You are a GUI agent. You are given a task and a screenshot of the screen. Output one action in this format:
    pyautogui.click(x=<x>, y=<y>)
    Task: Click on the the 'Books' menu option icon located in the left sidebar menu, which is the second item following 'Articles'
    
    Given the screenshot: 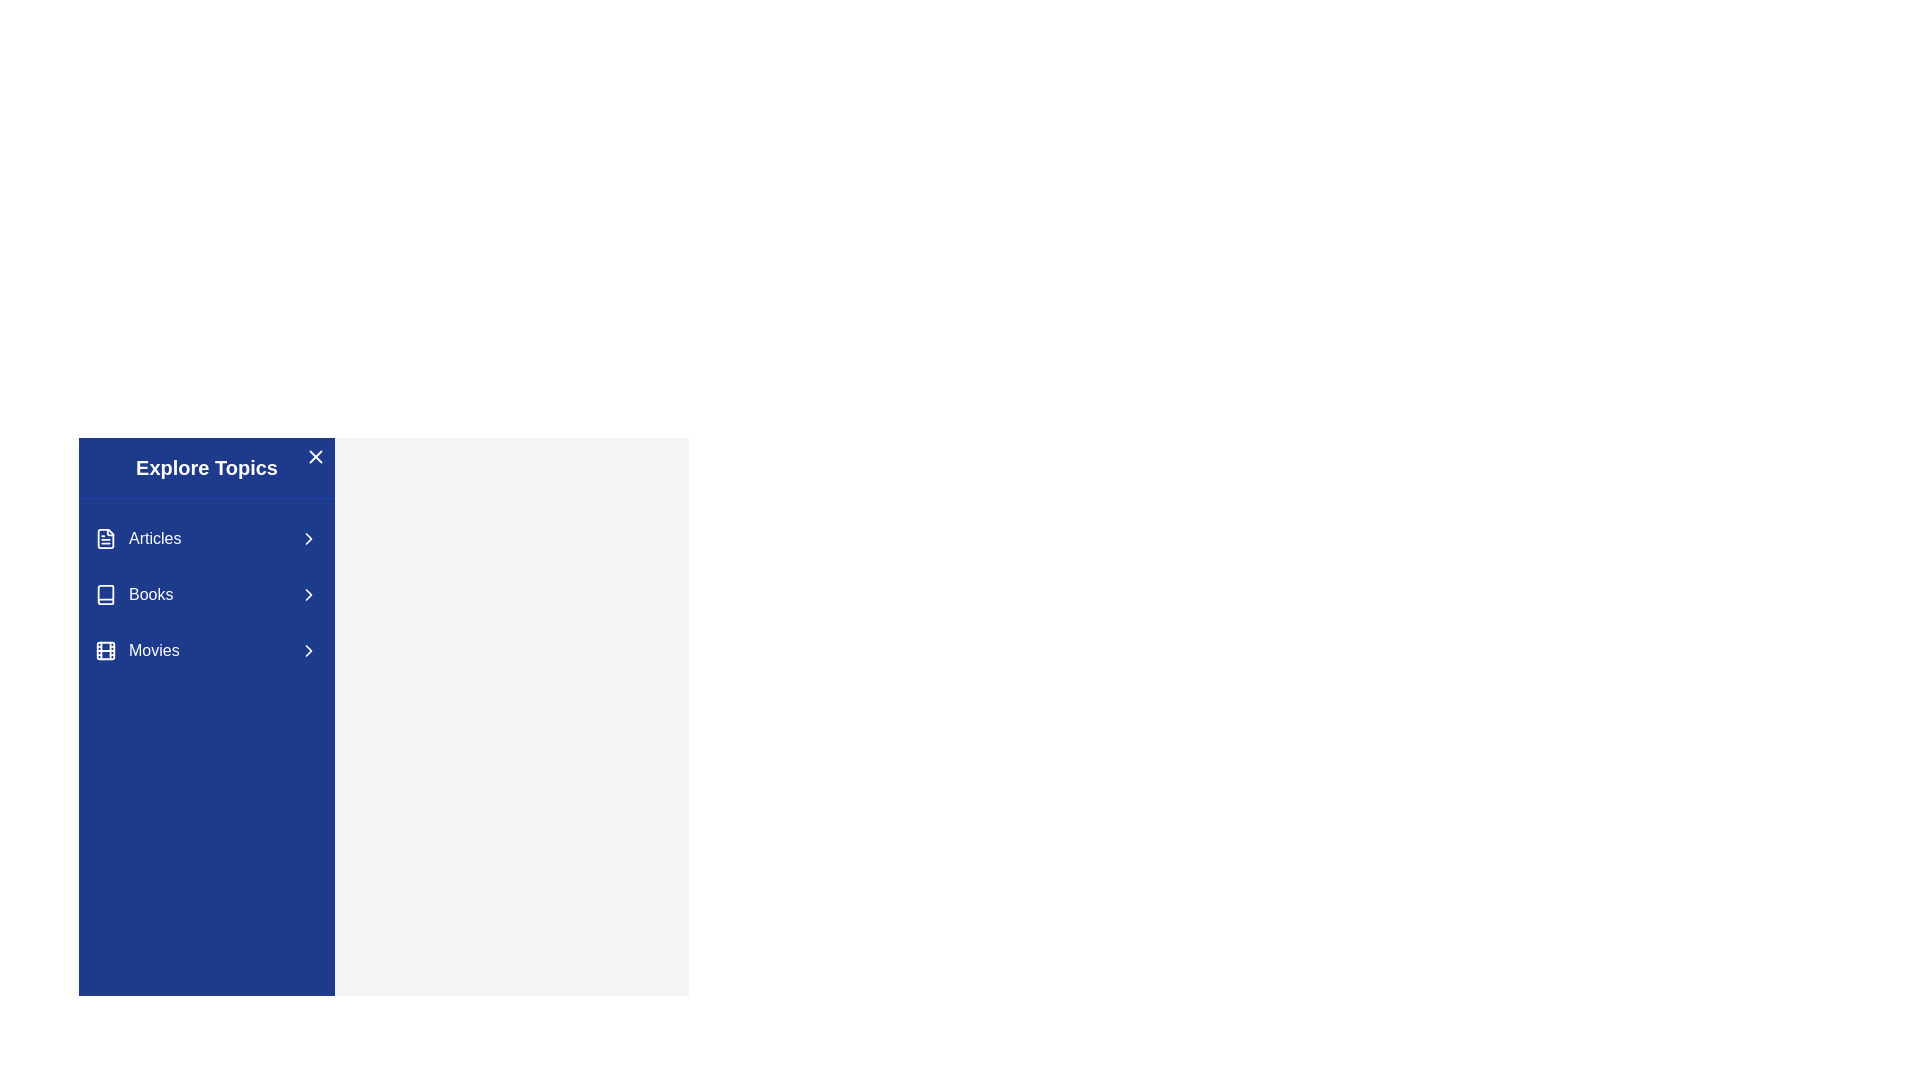 What is the action you would take?
    pyautogui.click(x=104, y=593)
    